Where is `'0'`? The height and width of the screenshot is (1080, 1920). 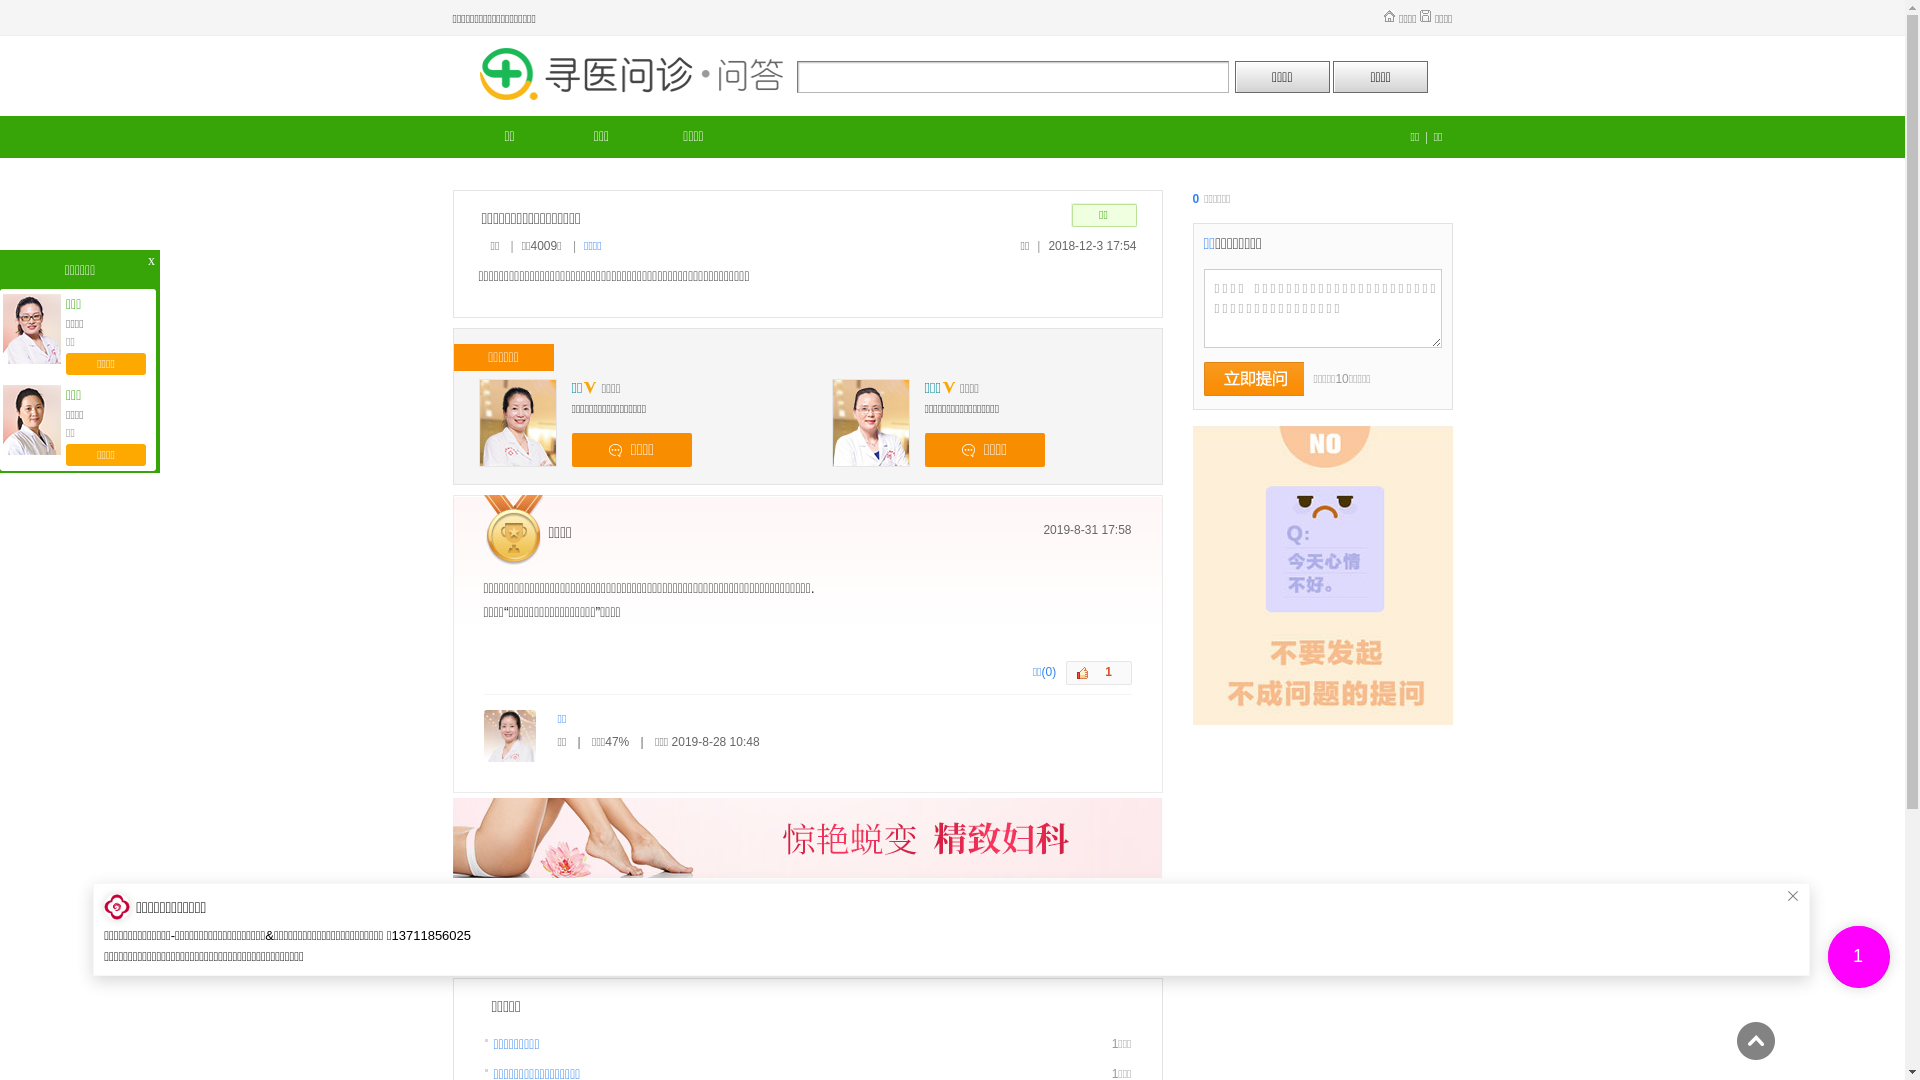 '0' is located at coordinates (1191, 199).